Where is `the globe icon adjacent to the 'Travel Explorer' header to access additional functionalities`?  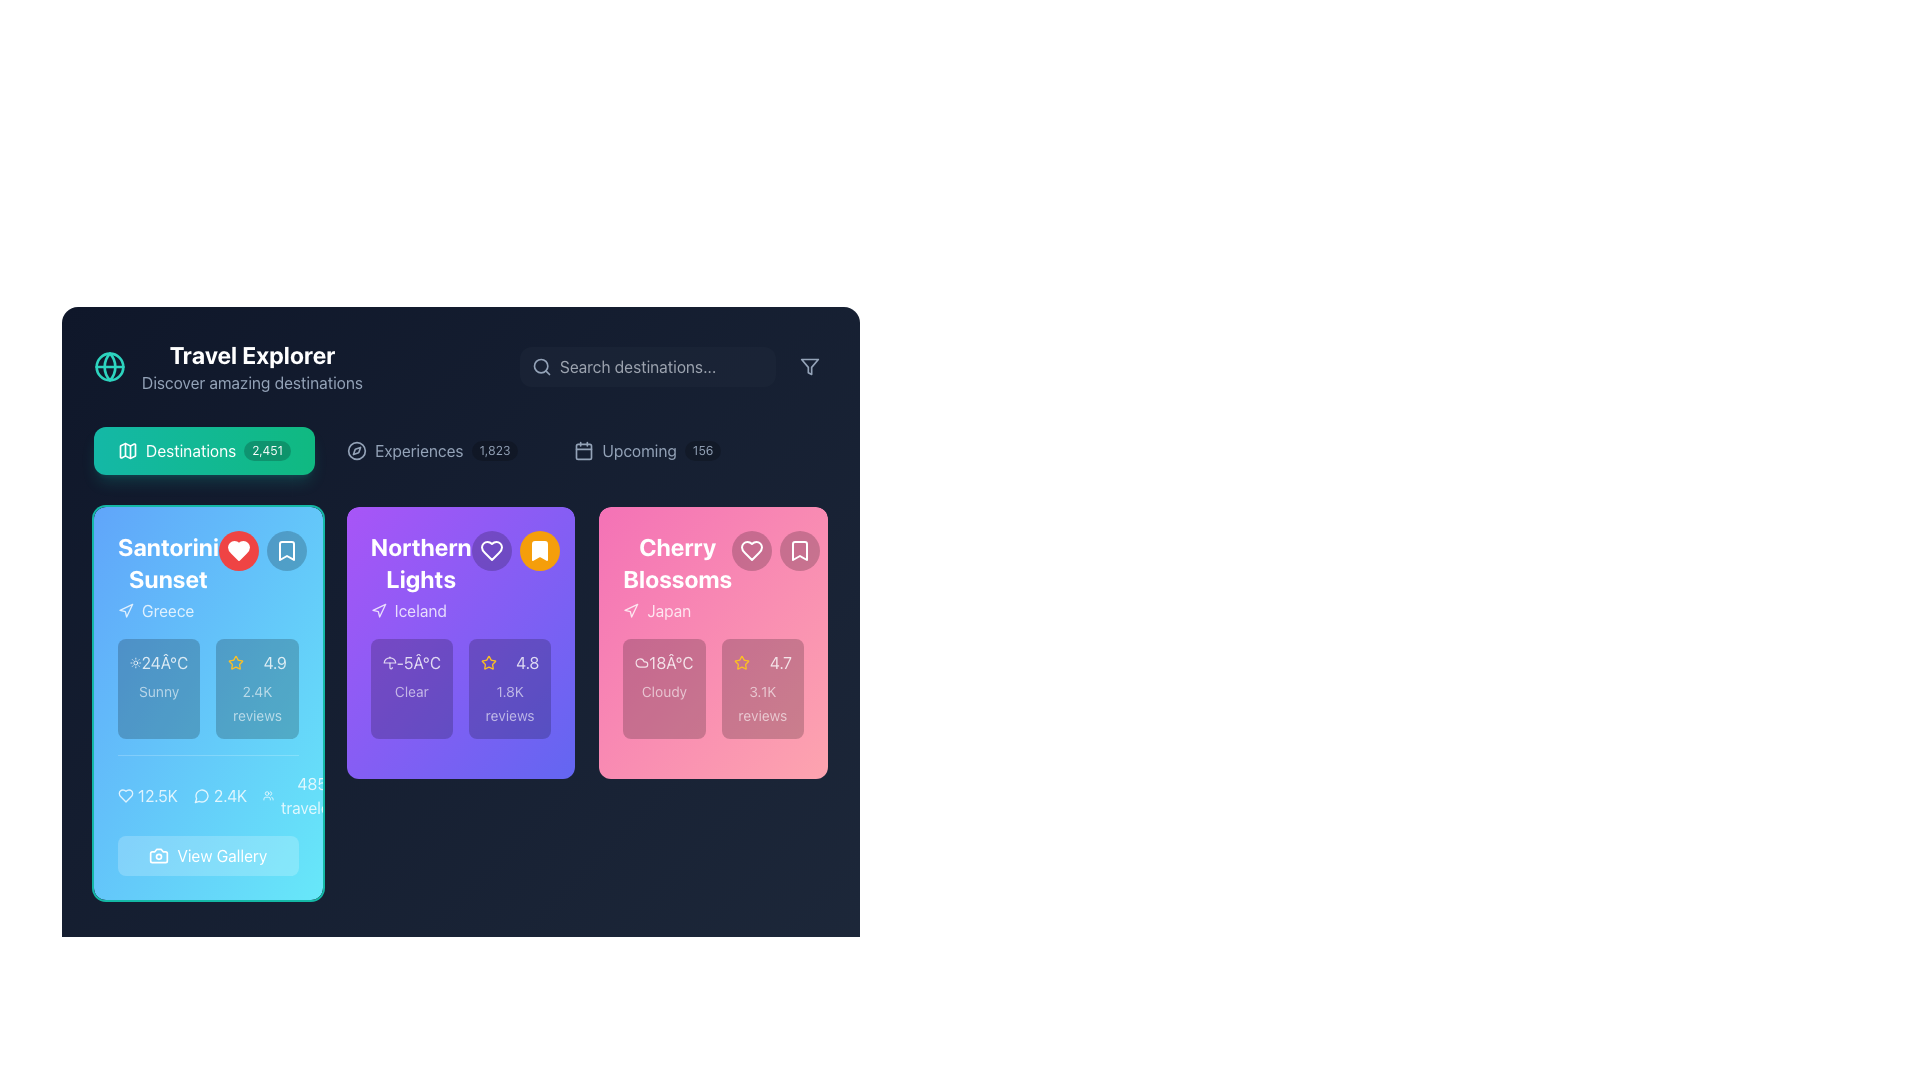 the globe icon adjacent to the 'Travel Explorer' header to access additional functionalities is located at coordinates (228, 366).